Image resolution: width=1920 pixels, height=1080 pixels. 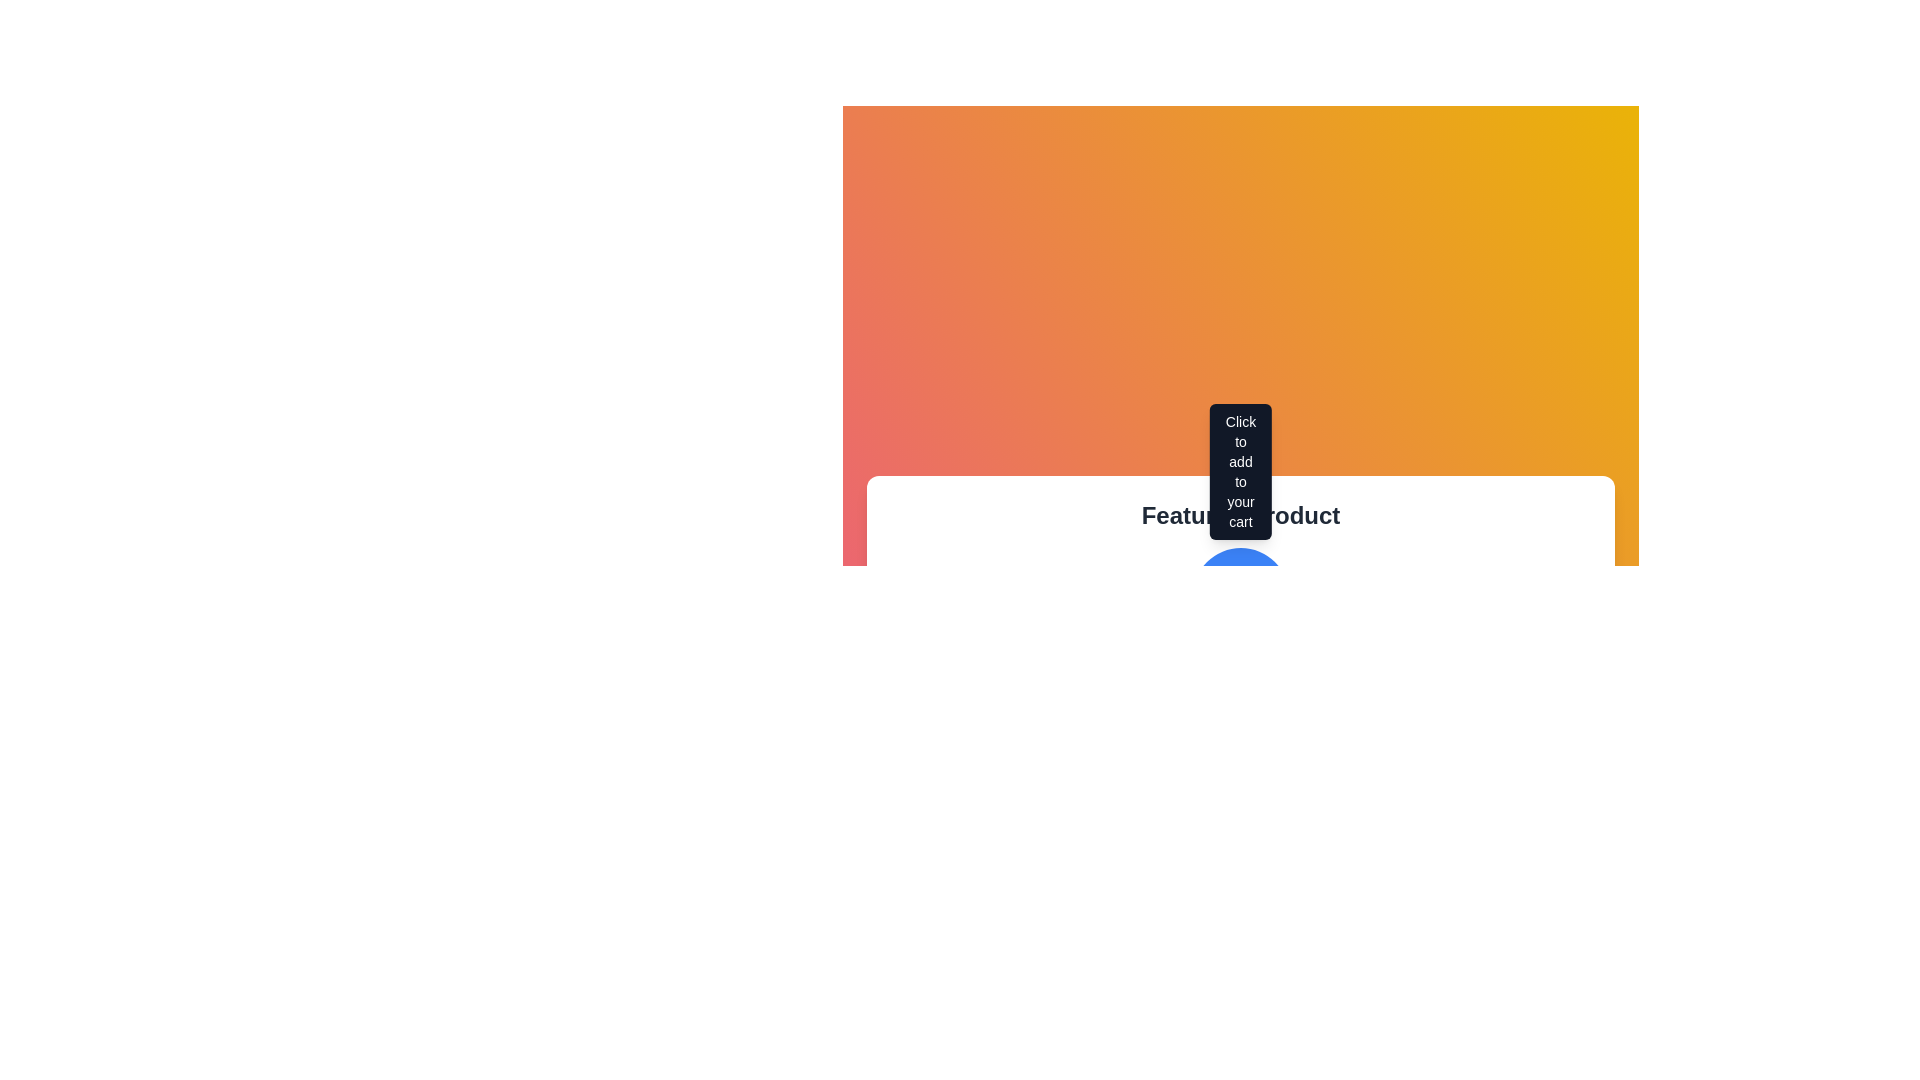 I want to click on the tooltip displaying the message 'Click to add to your cart' for accessibility purposes, so click(x=1240, y=471).